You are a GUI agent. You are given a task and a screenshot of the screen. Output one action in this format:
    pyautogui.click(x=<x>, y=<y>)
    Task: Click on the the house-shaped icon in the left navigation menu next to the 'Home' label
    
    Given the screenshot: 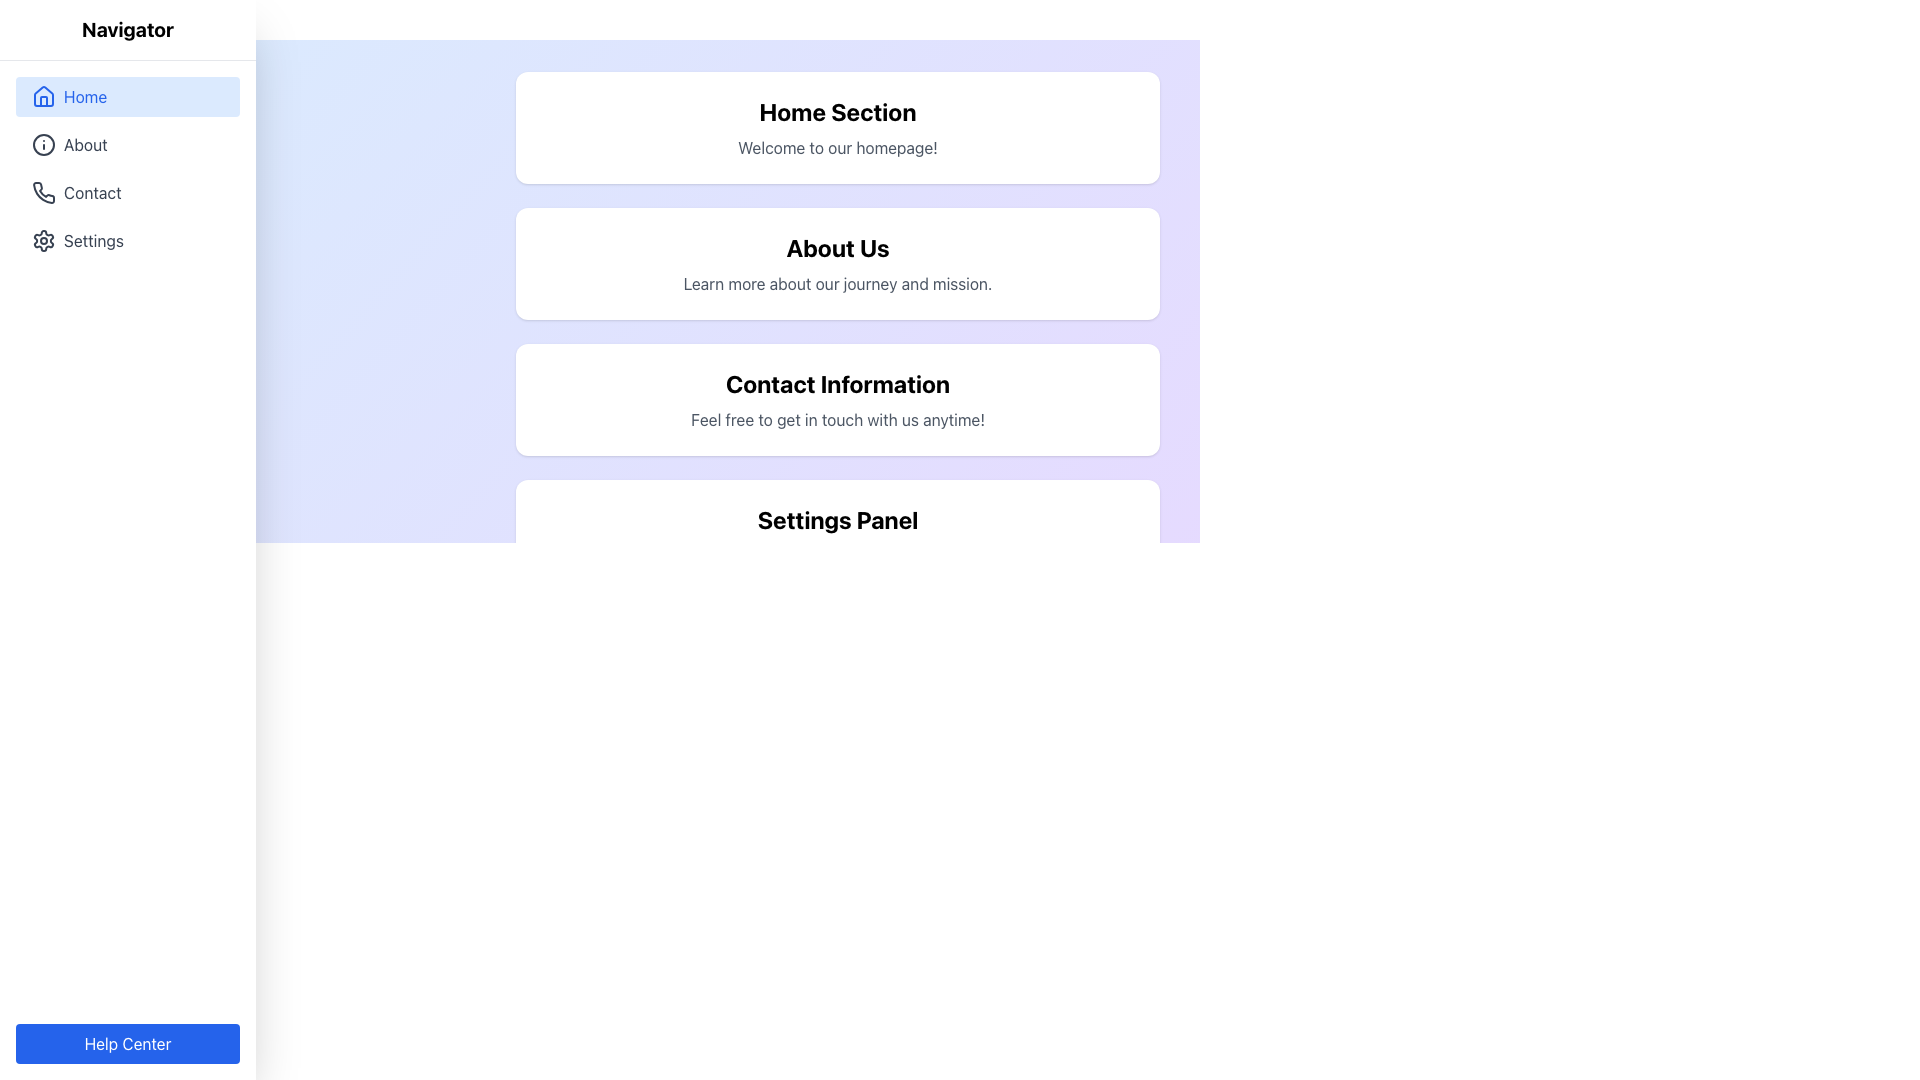 What is the action you would take?
    pyautogui.click(x=43, y=96)
    